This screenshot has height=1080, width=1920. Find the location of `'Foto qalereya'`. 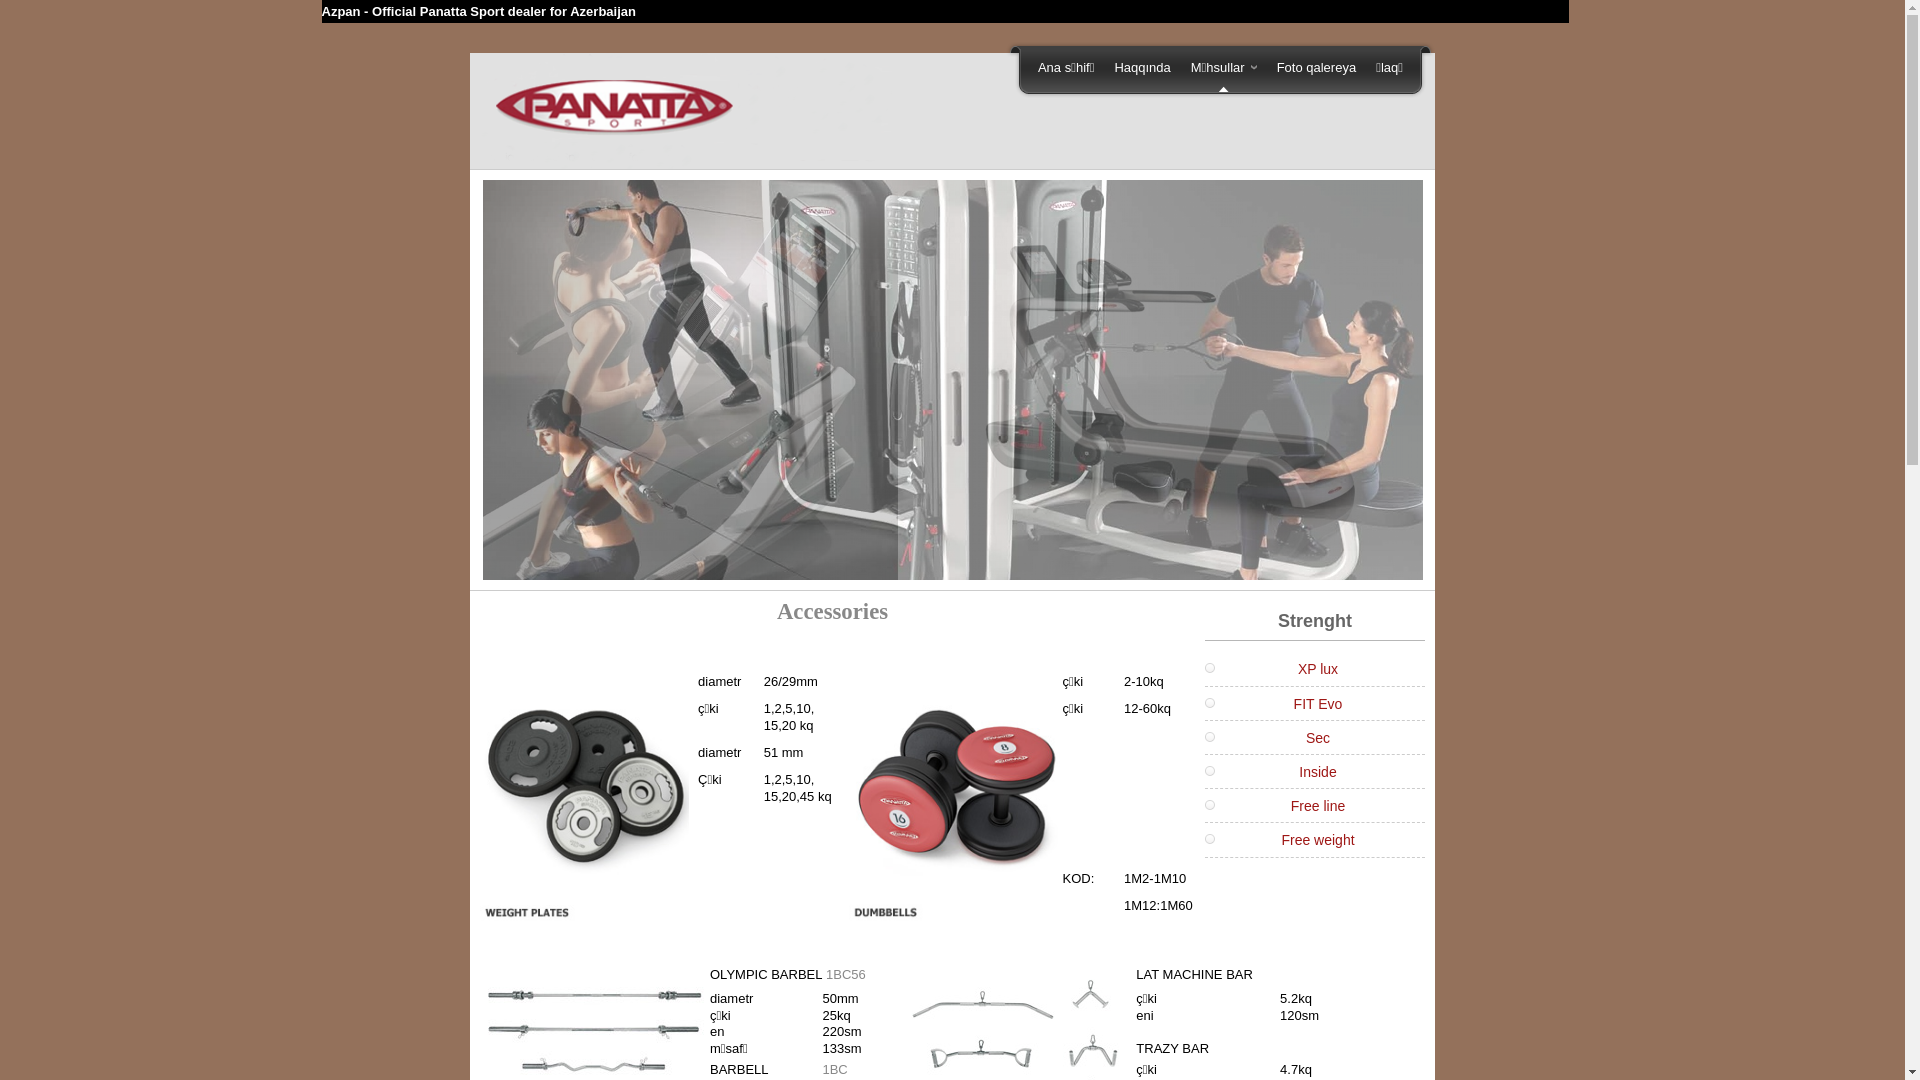

'Foto qalereya' is located at coordinates (1266, 66).